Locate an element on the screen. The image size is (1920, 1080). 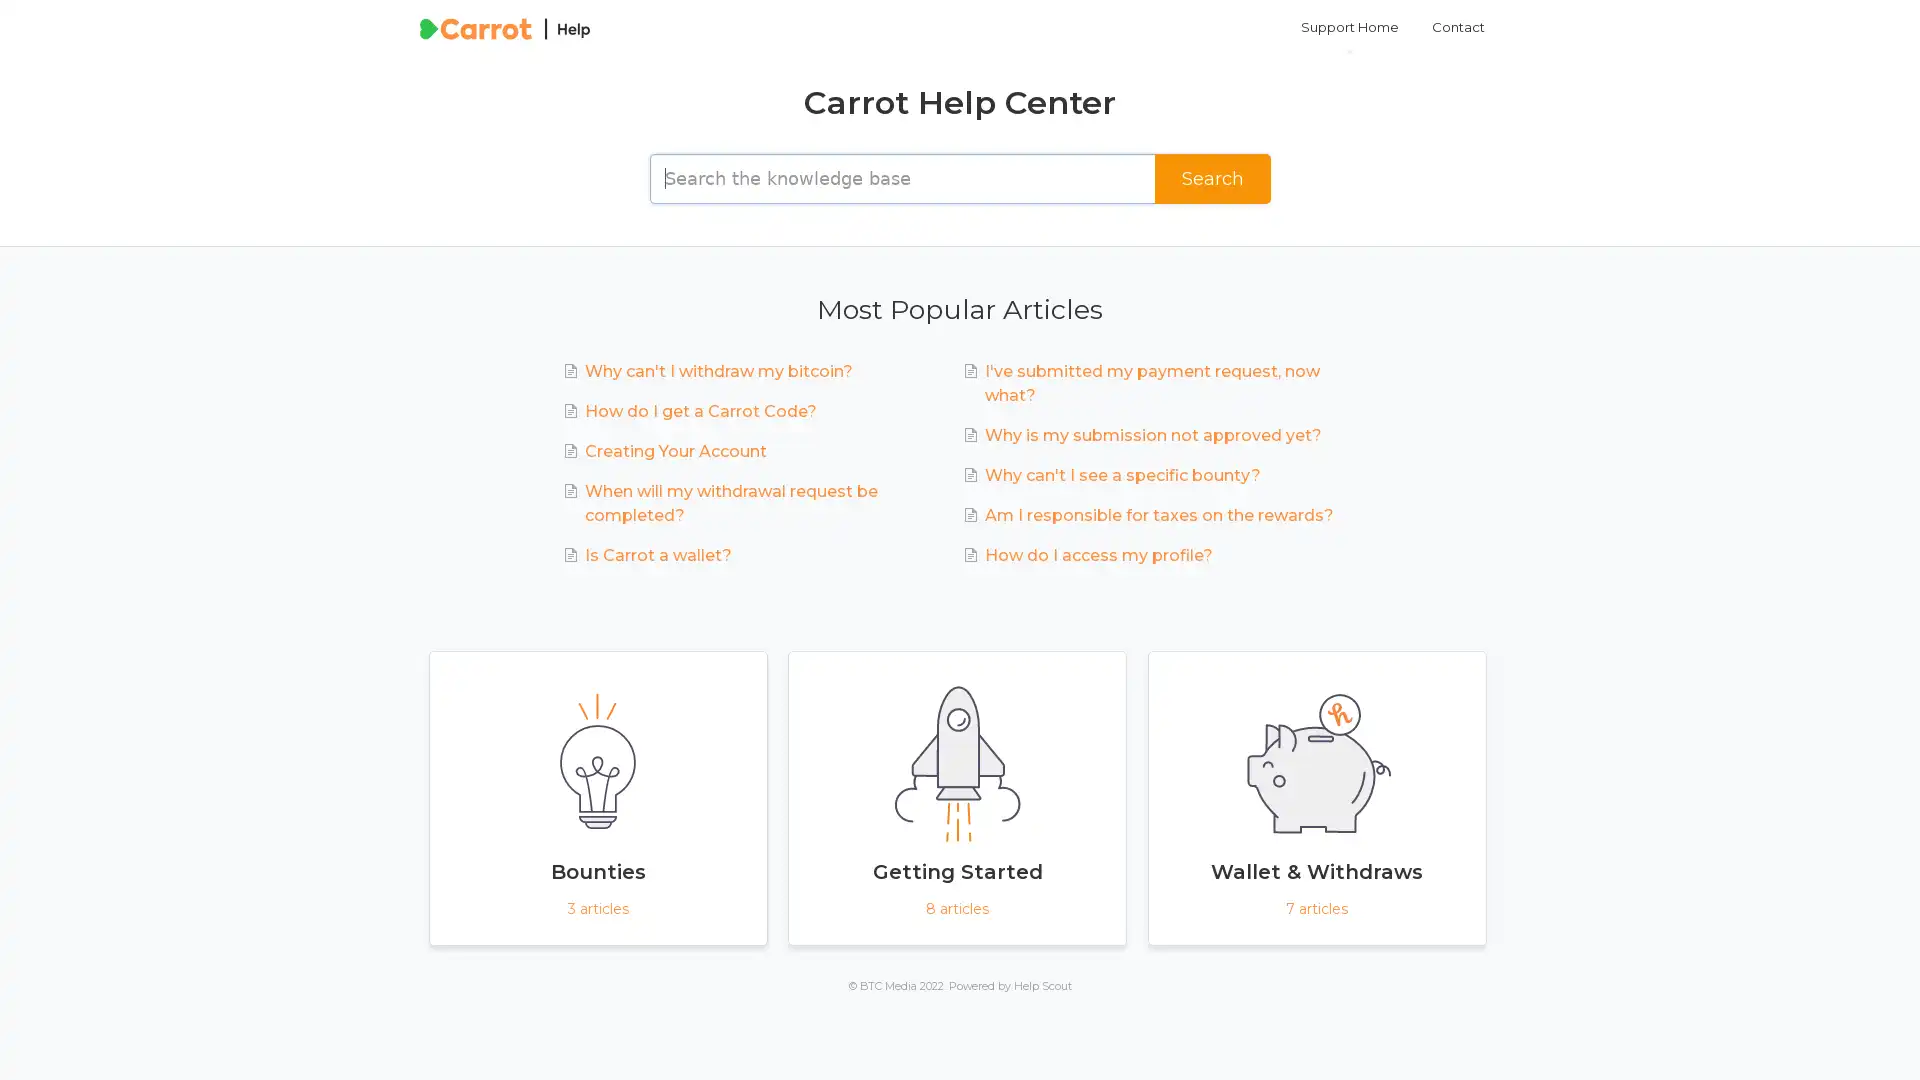
Search is located at coordinates (1212, 176).